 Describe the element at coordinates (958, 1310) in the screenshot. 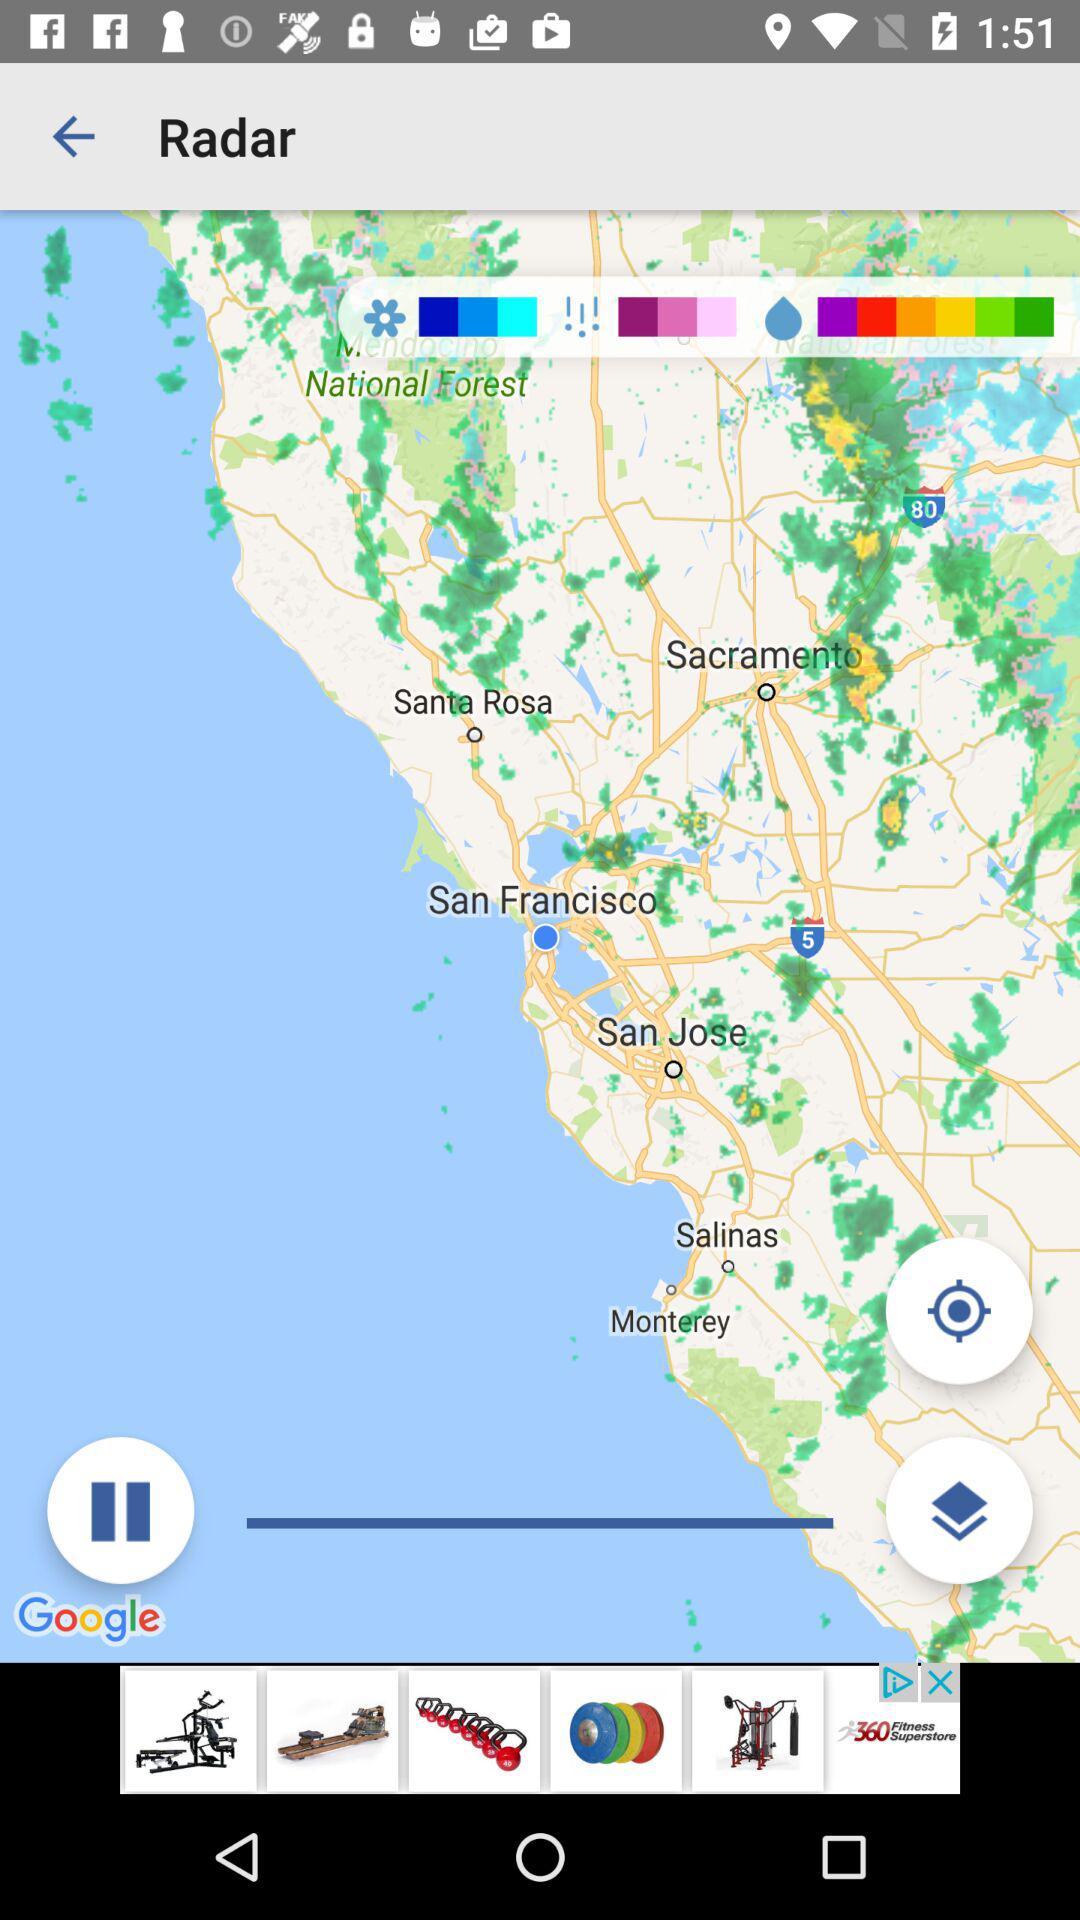

I see `the location_crosshair icon` at that location.